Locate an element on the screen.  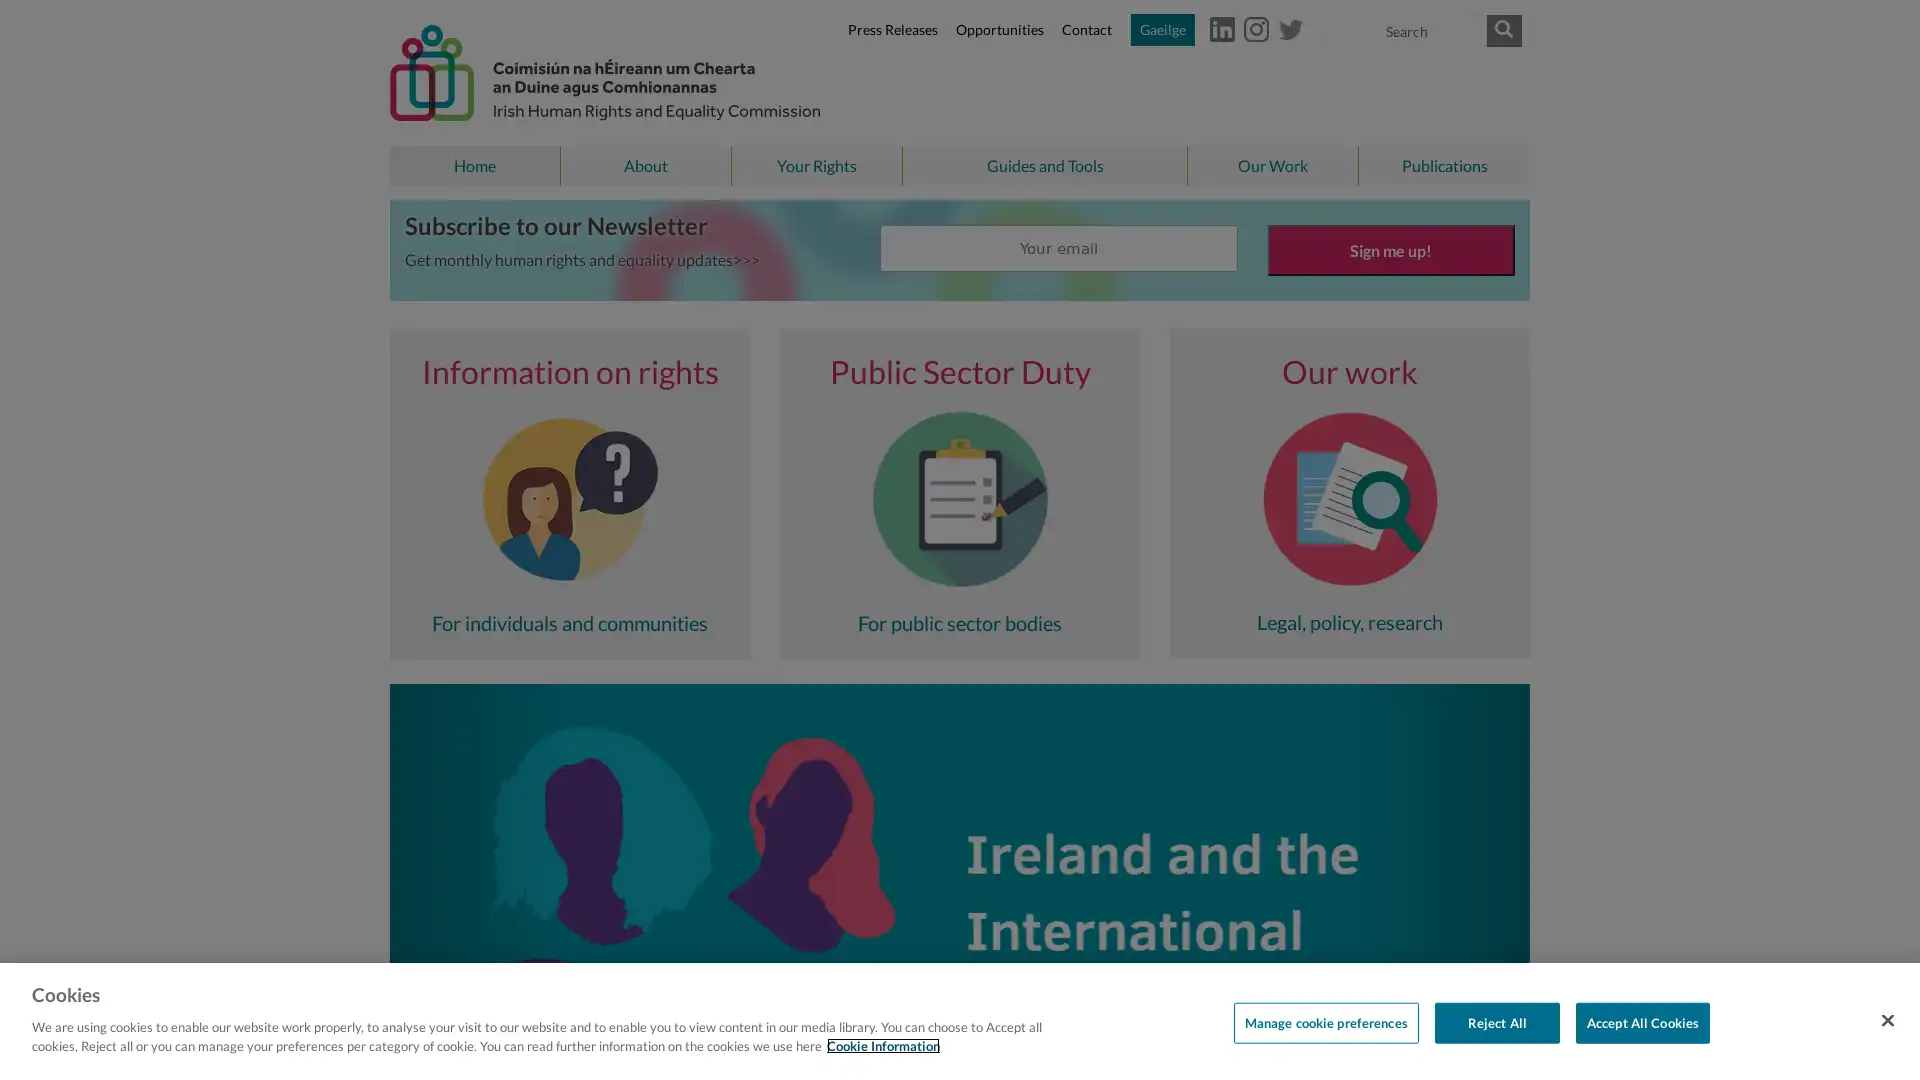
Accept All Cookies is located at coordinates (1642, 1022).